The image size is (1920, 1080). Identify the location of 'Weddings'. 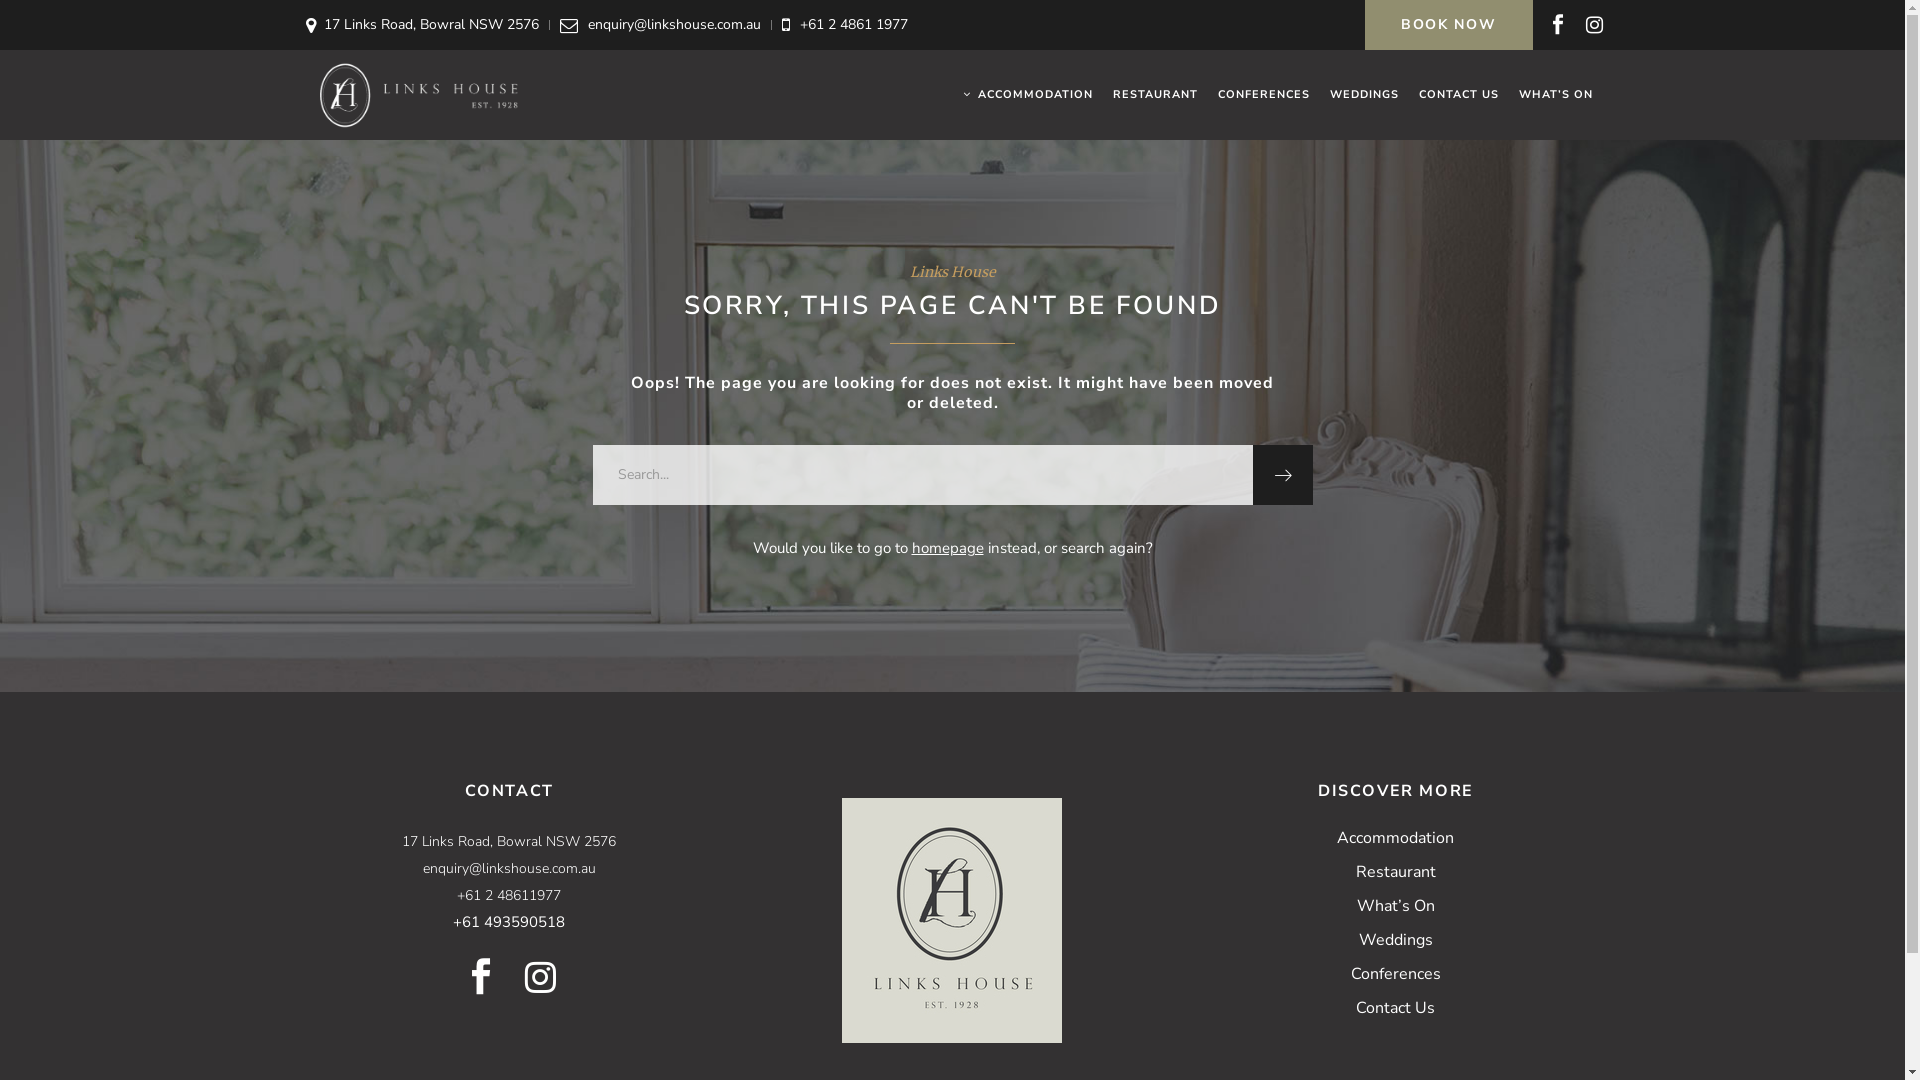
(1395, 940).